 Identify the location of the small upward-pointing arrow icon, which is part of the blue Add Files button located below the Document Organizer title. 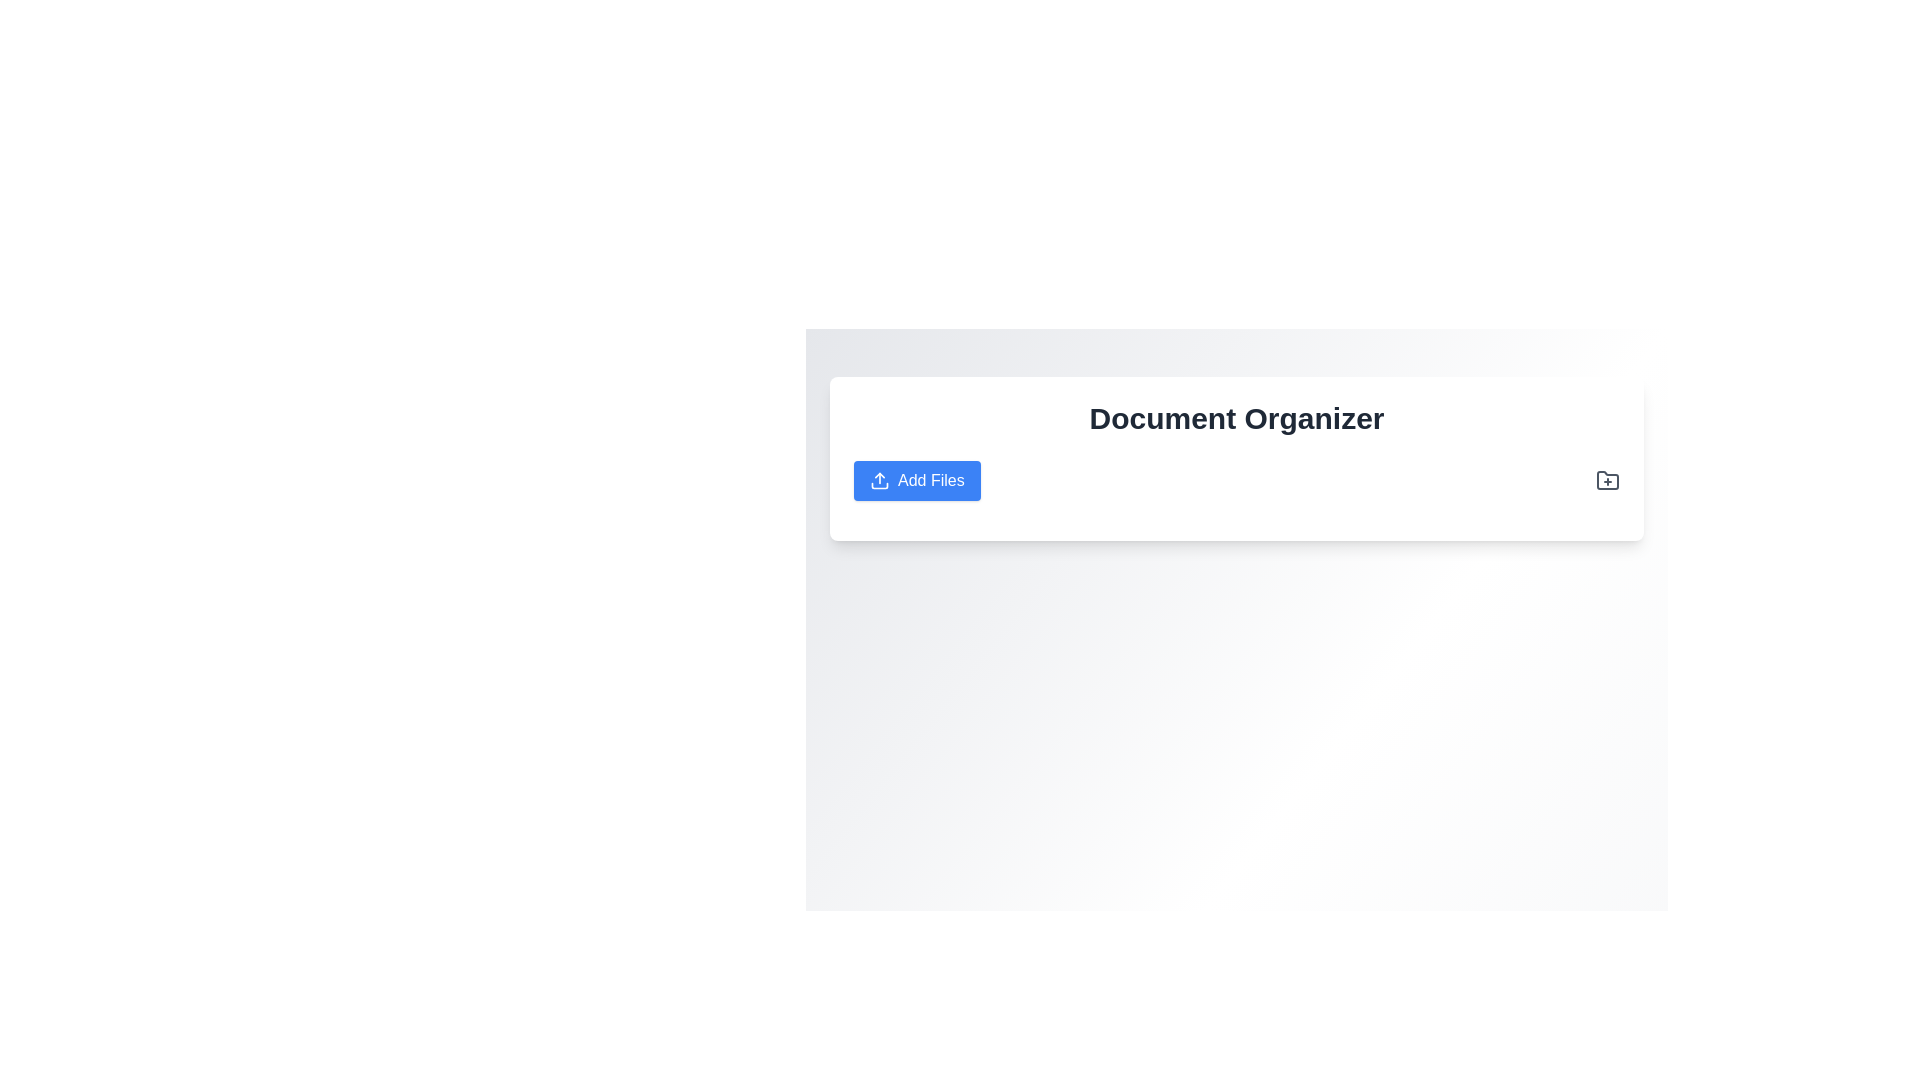
(879, 481).